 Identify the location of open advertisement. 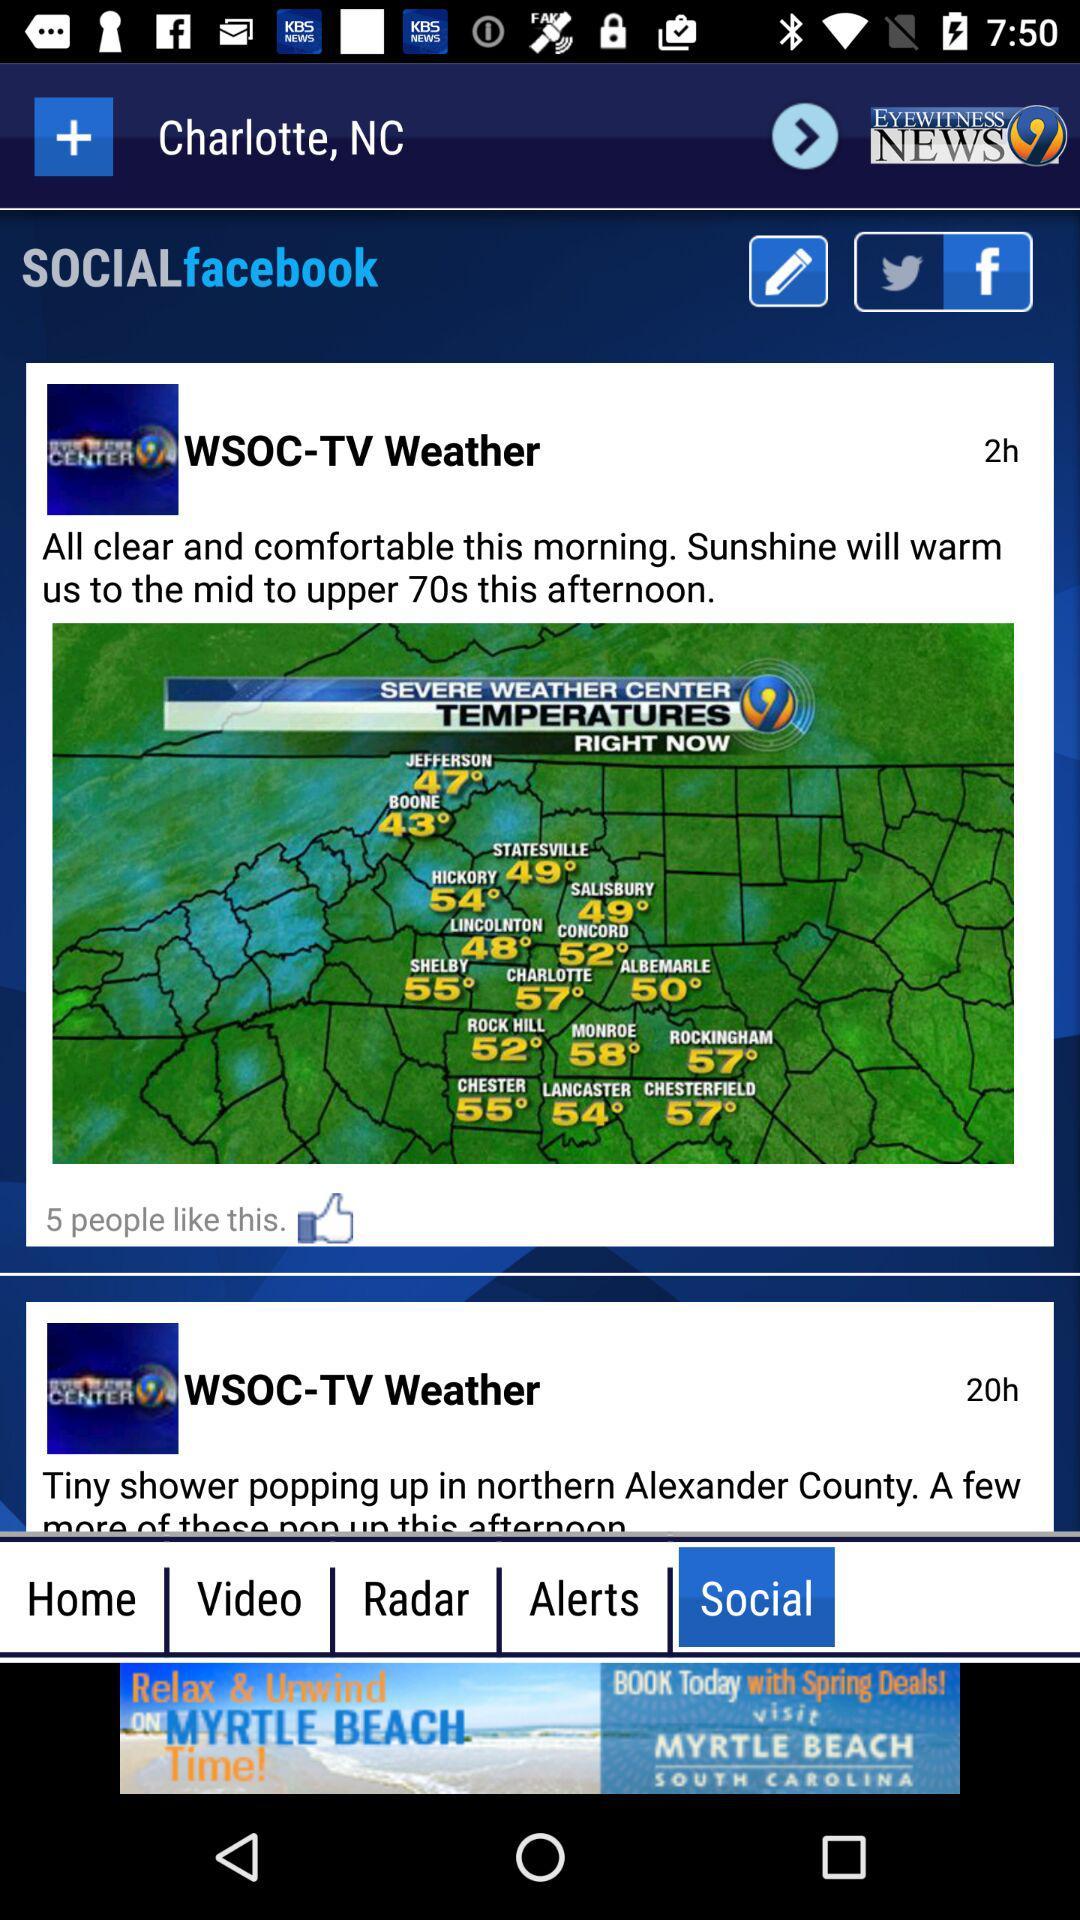
(540, 1727).